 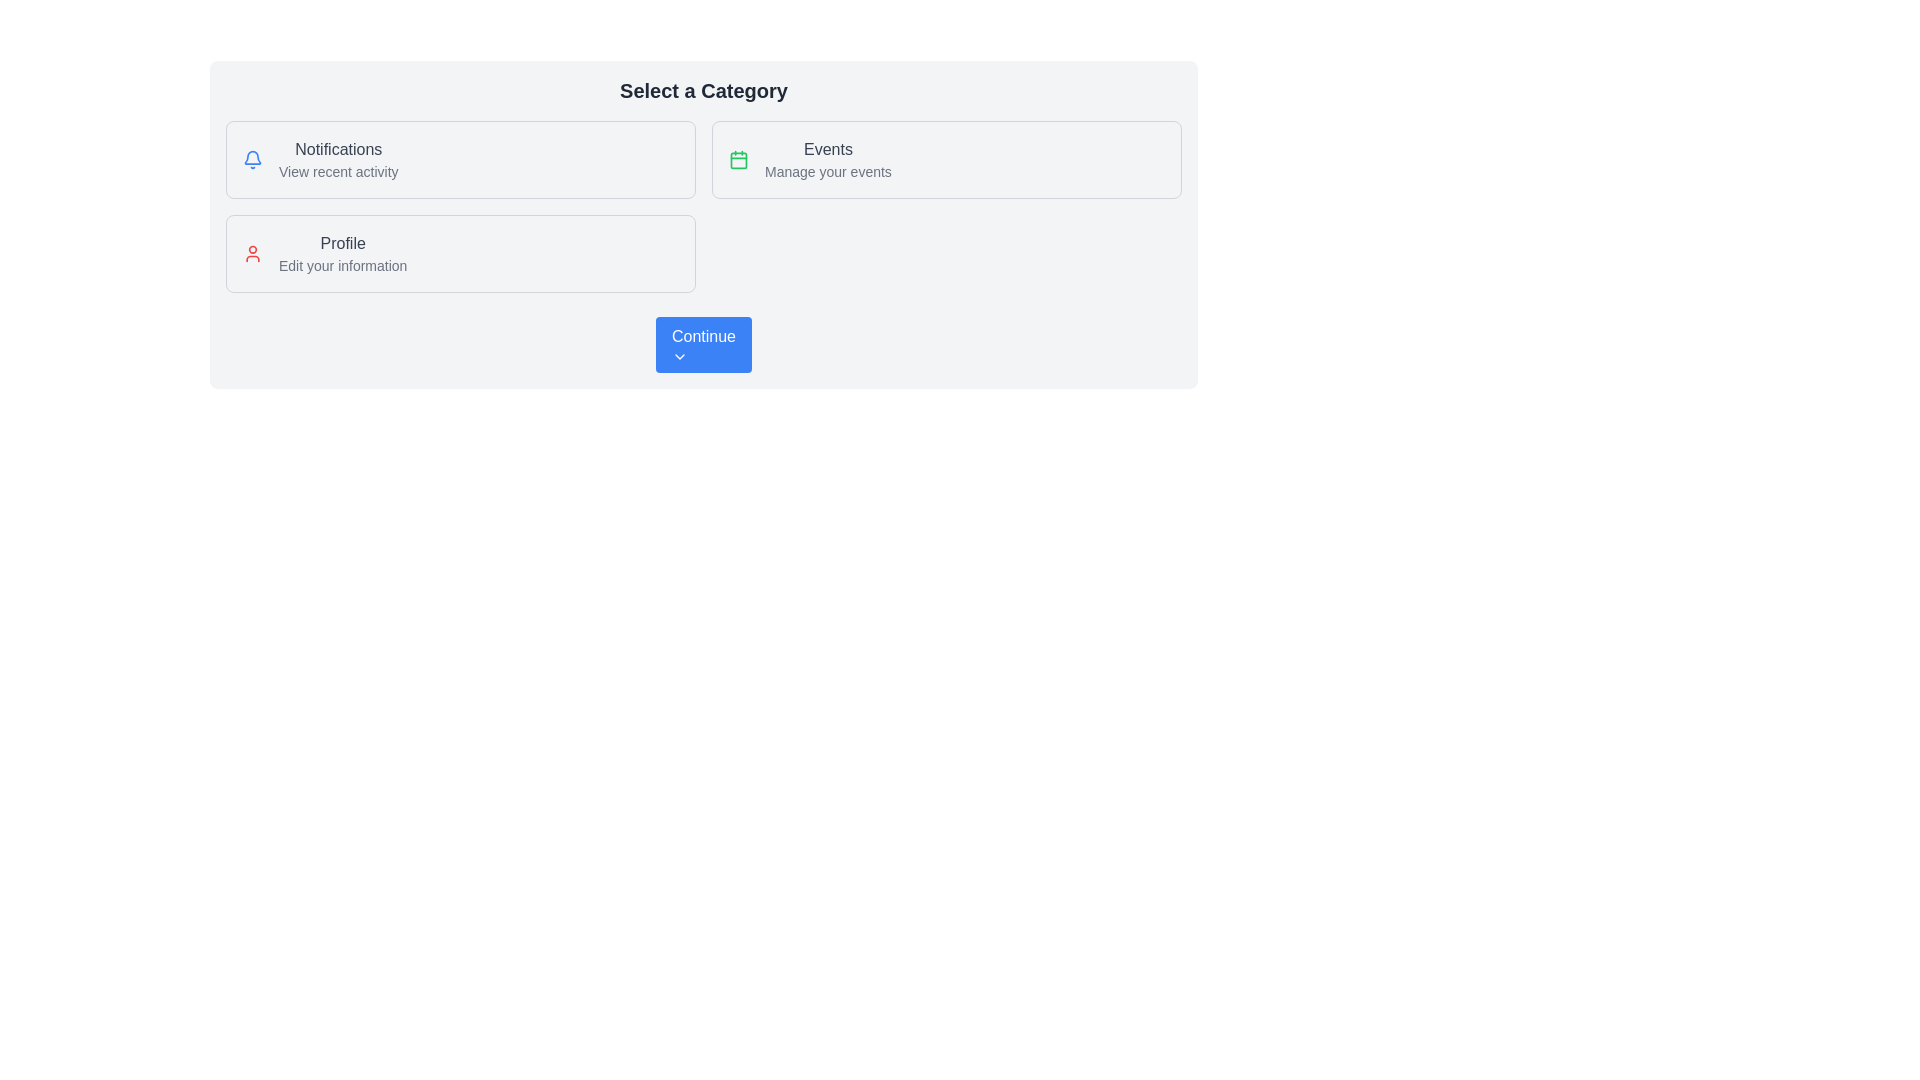 I want to click on the text label that says 'Edit your information', which is located below the bold label 'Profile', so click(x=343, y=265).